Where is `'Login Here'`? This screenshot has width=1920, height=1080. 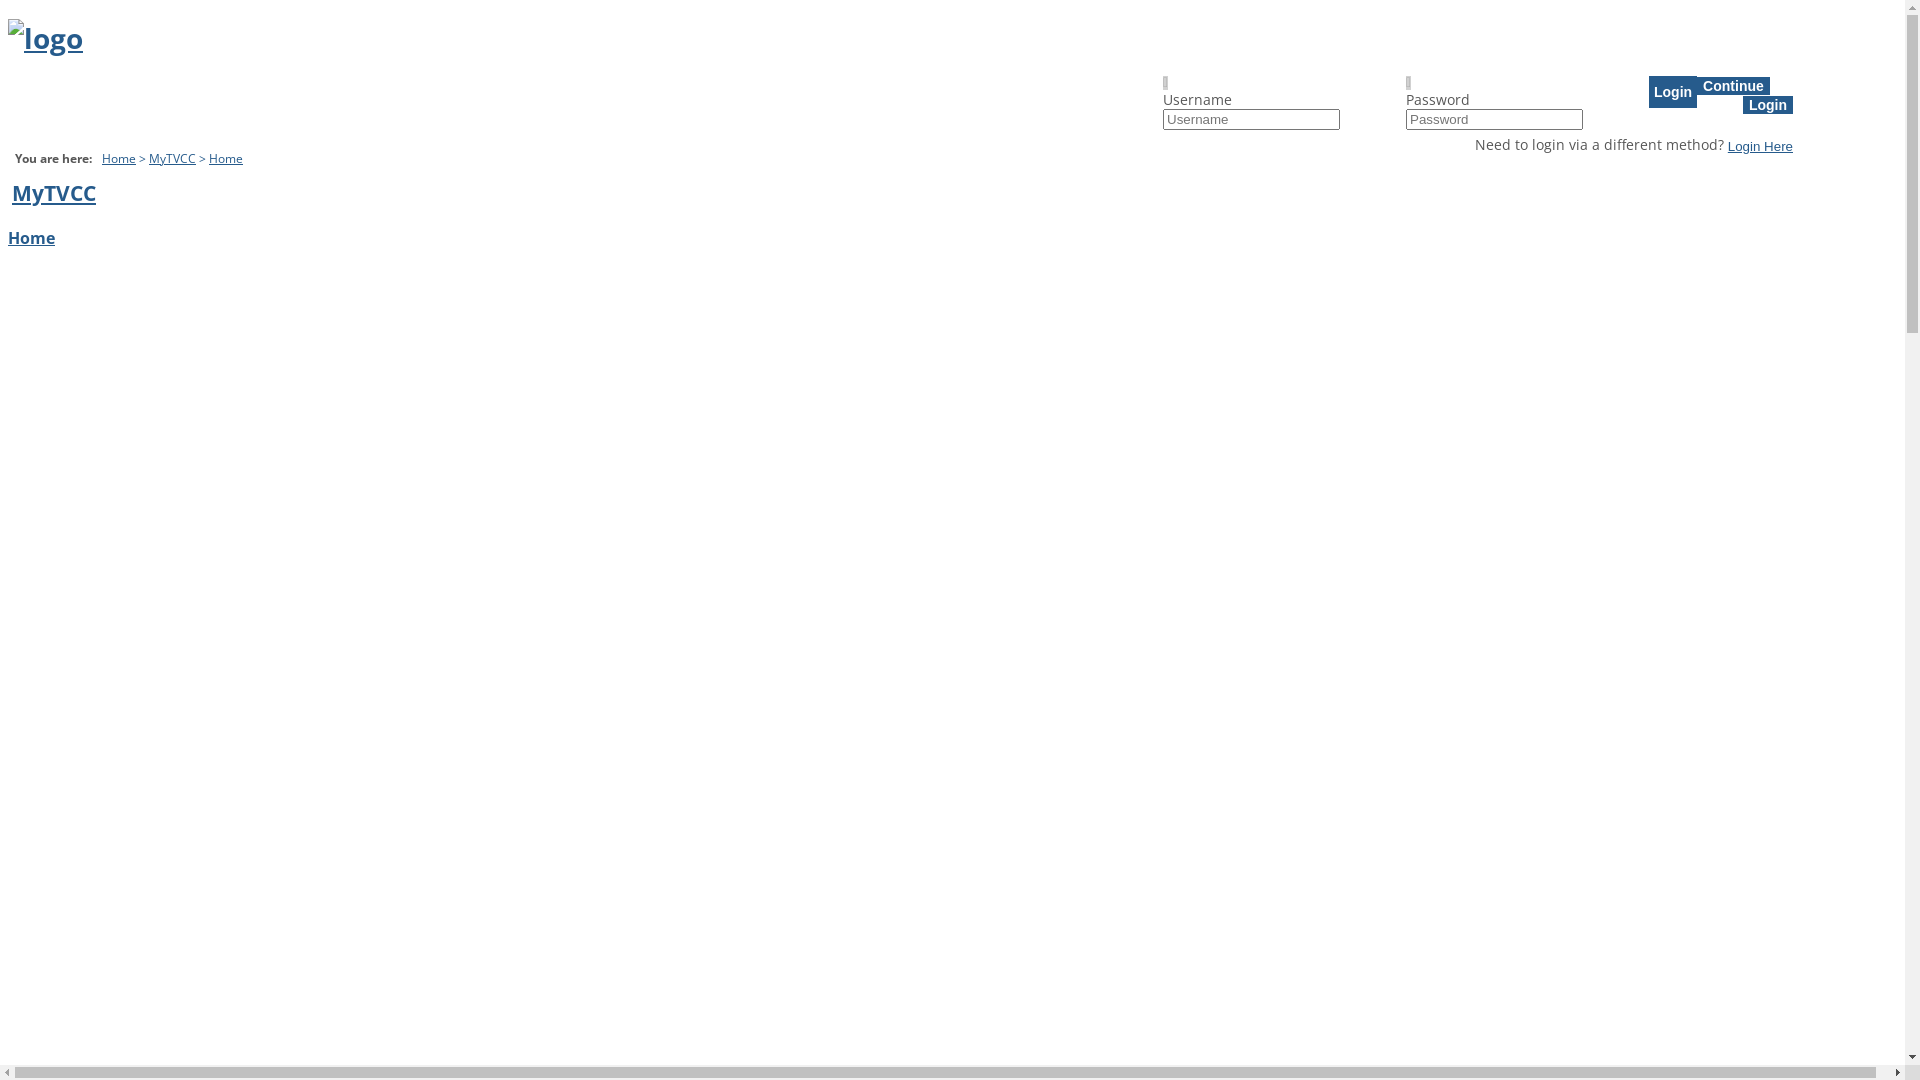 'Login Here' is located at coordinates (1727, 144).